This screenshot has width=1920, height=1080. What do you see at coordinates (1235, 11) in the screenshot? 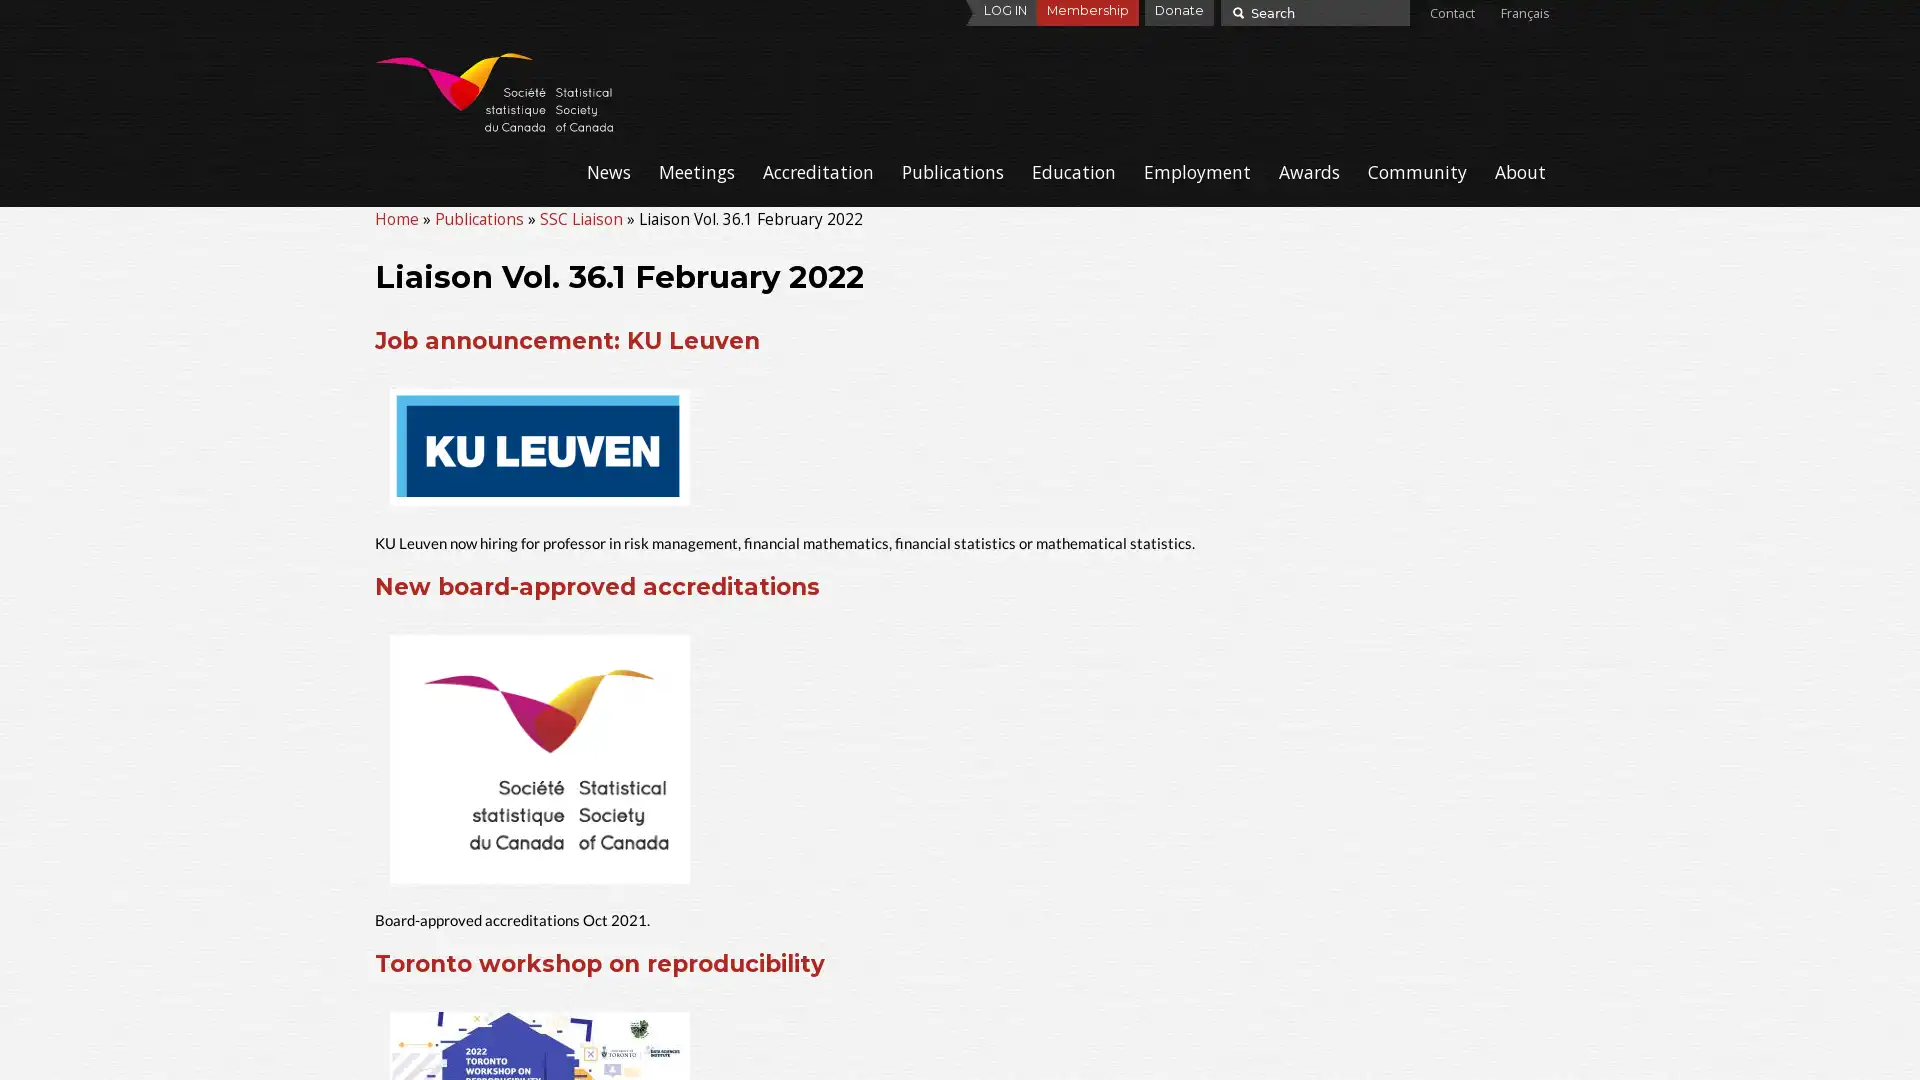
I see `Search` at bounding box center [1235, 11].